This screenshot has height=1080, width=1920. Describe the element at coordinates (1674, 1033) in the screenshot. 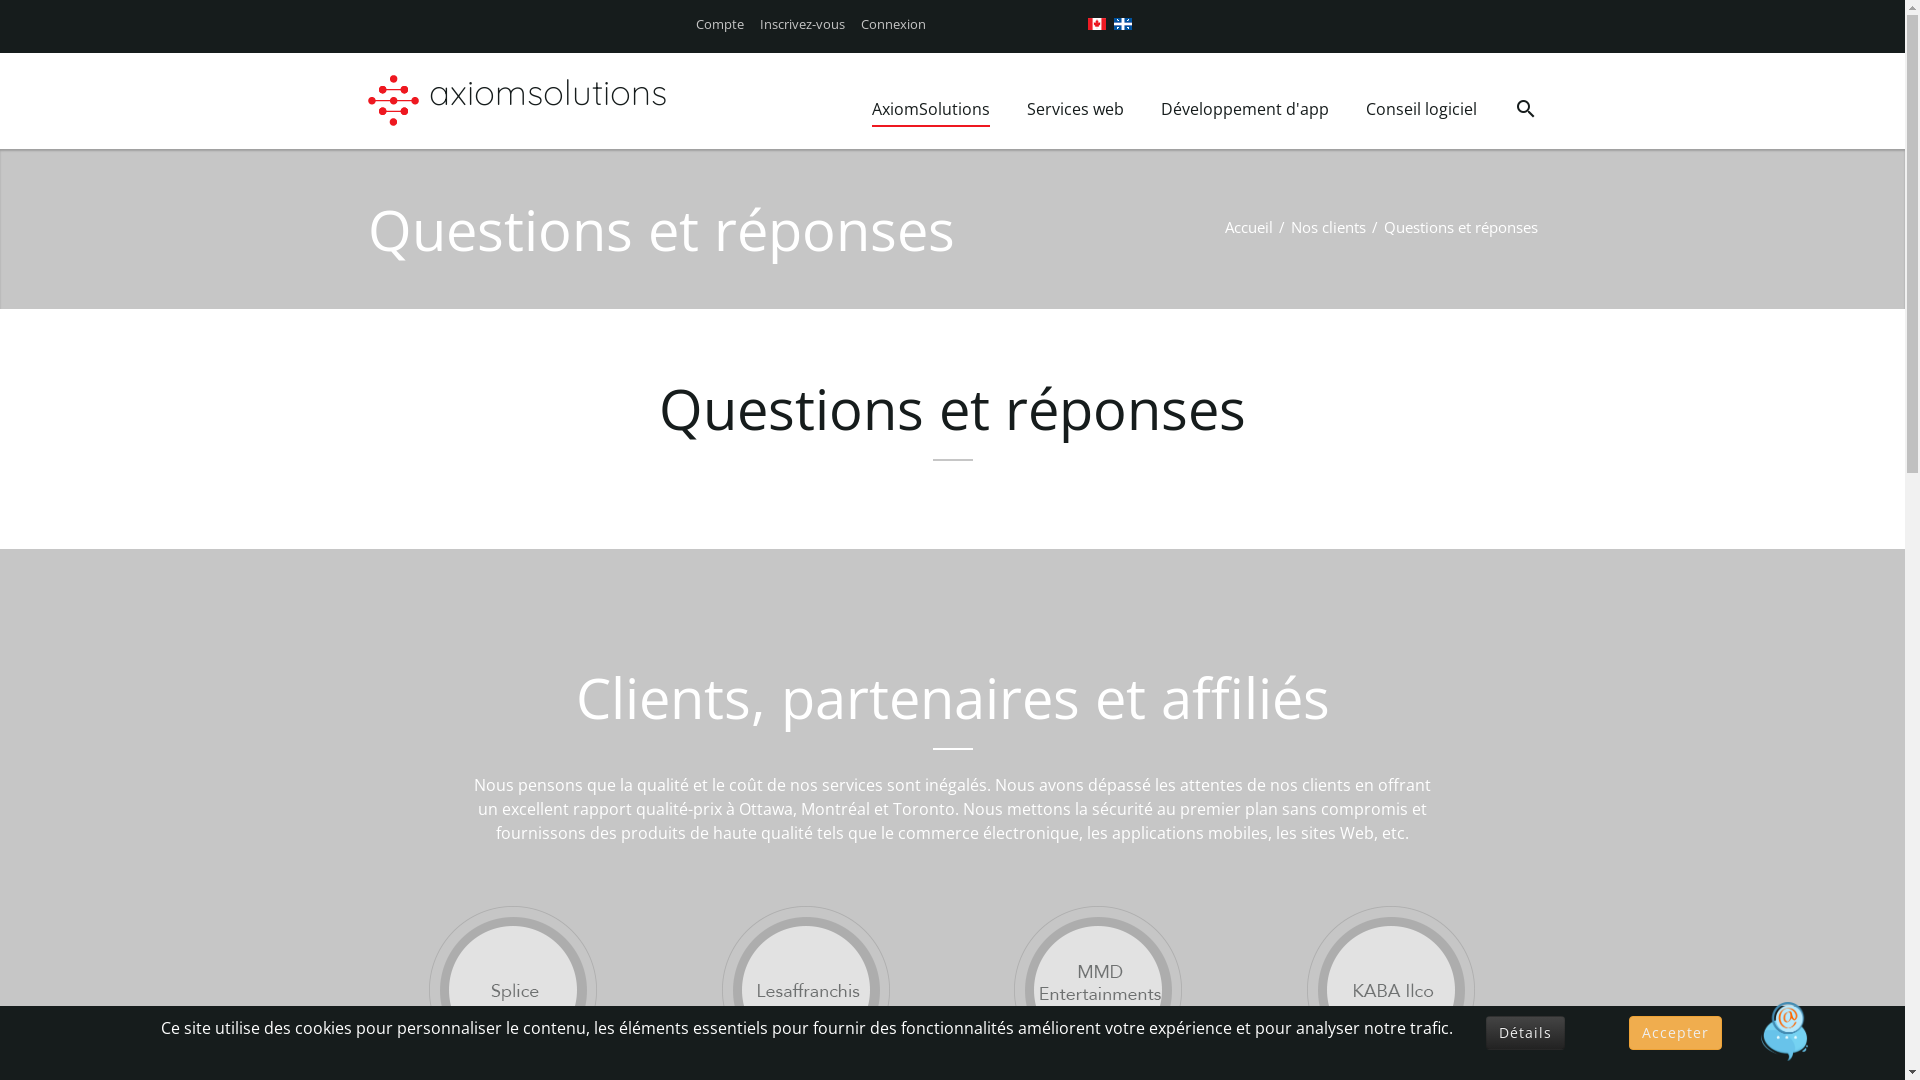

I see `'Accepter'` at that location.